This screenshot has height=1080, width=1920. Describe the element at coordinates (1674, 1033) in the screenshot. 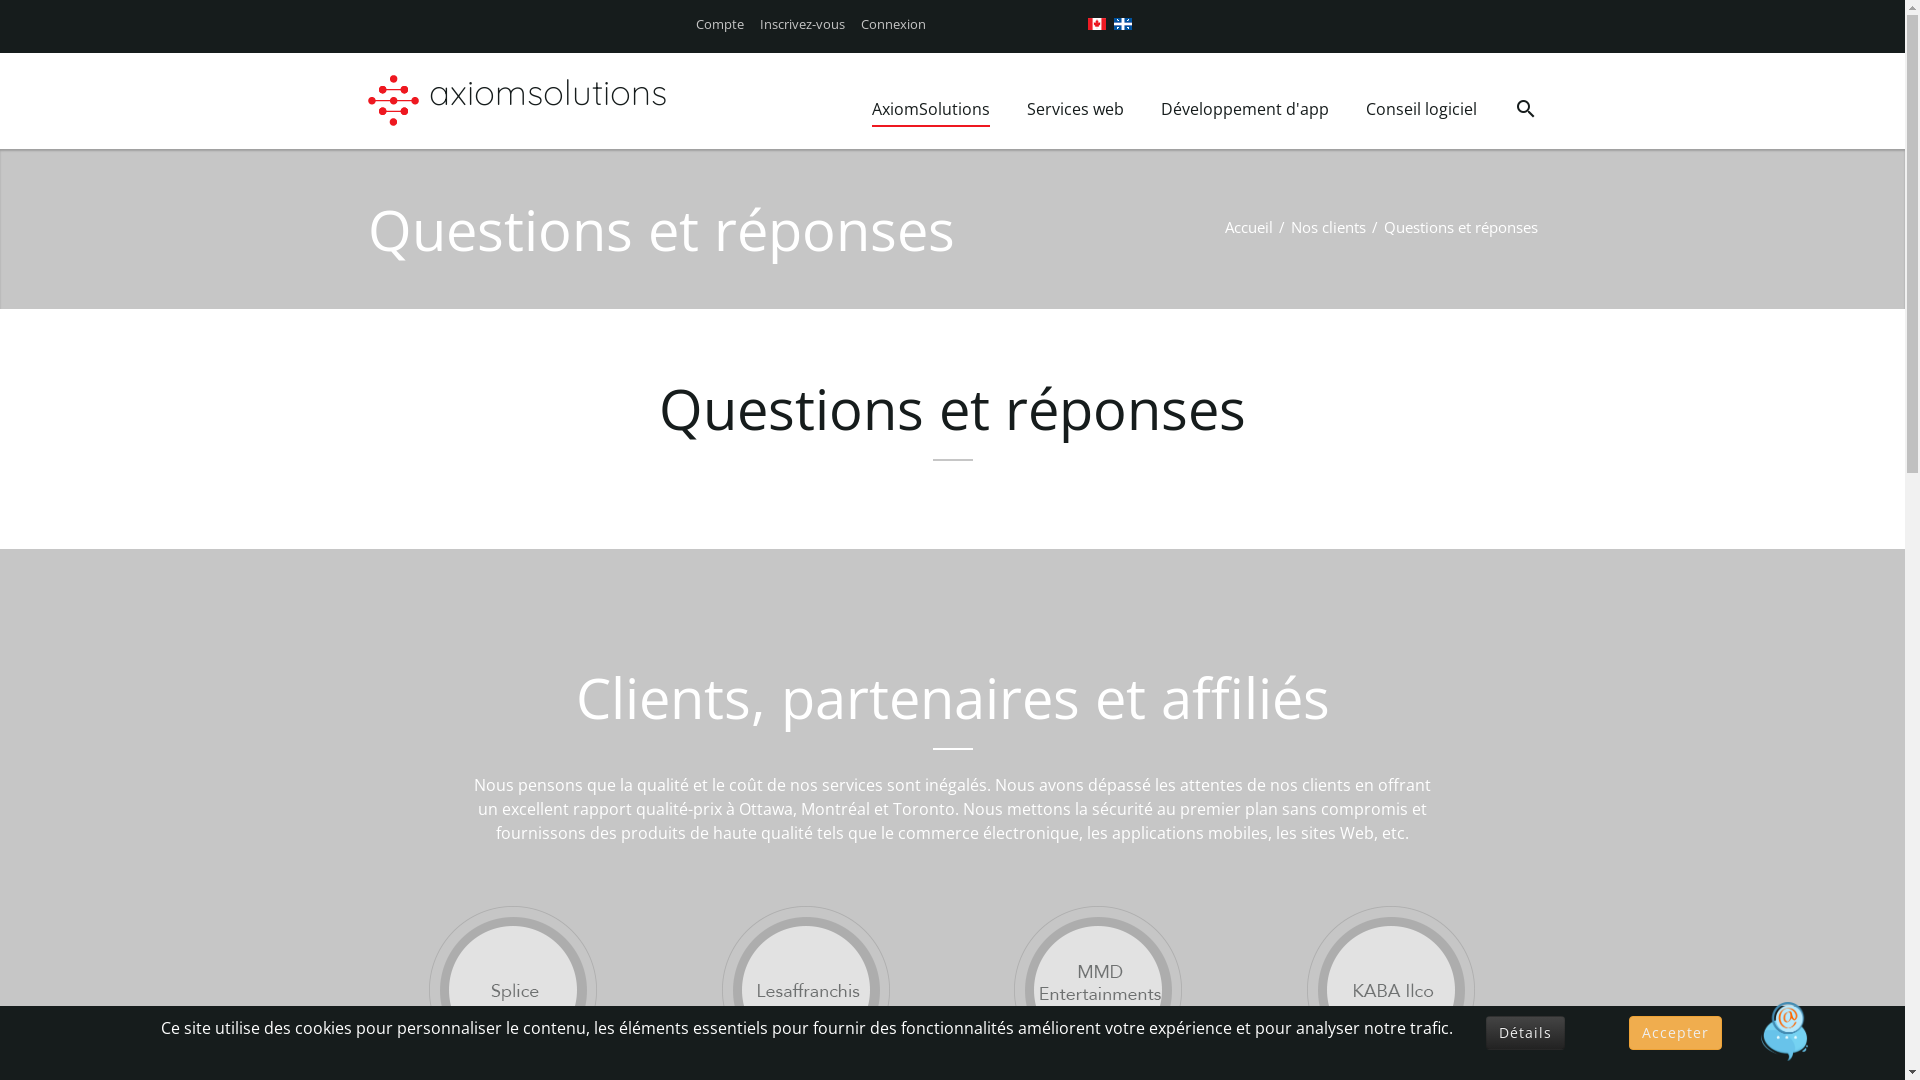

I see `'Accepter'` at that location.